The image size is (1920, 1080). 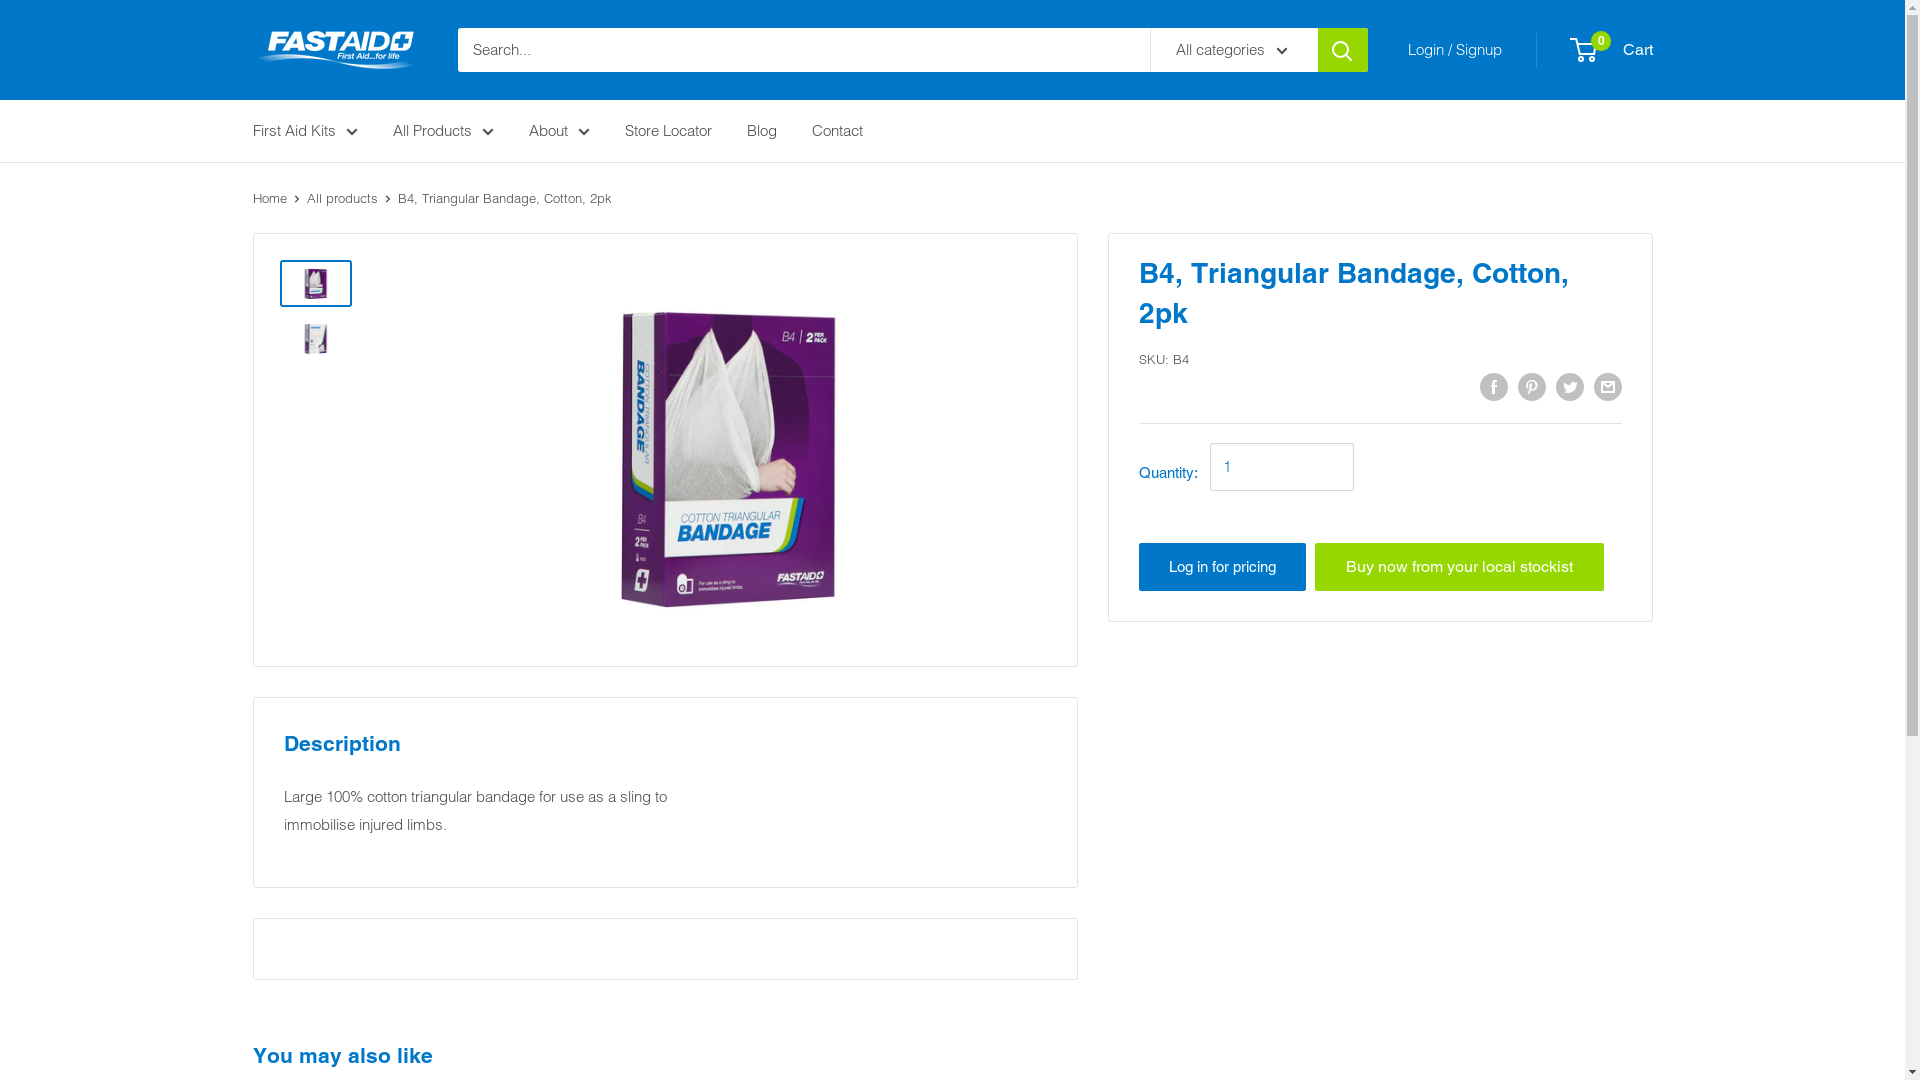 What do you see at coordinates (1459, 566) in the screenshot?
I see `'Buy now from your local stockist'` at bounding box center [1459, 566].